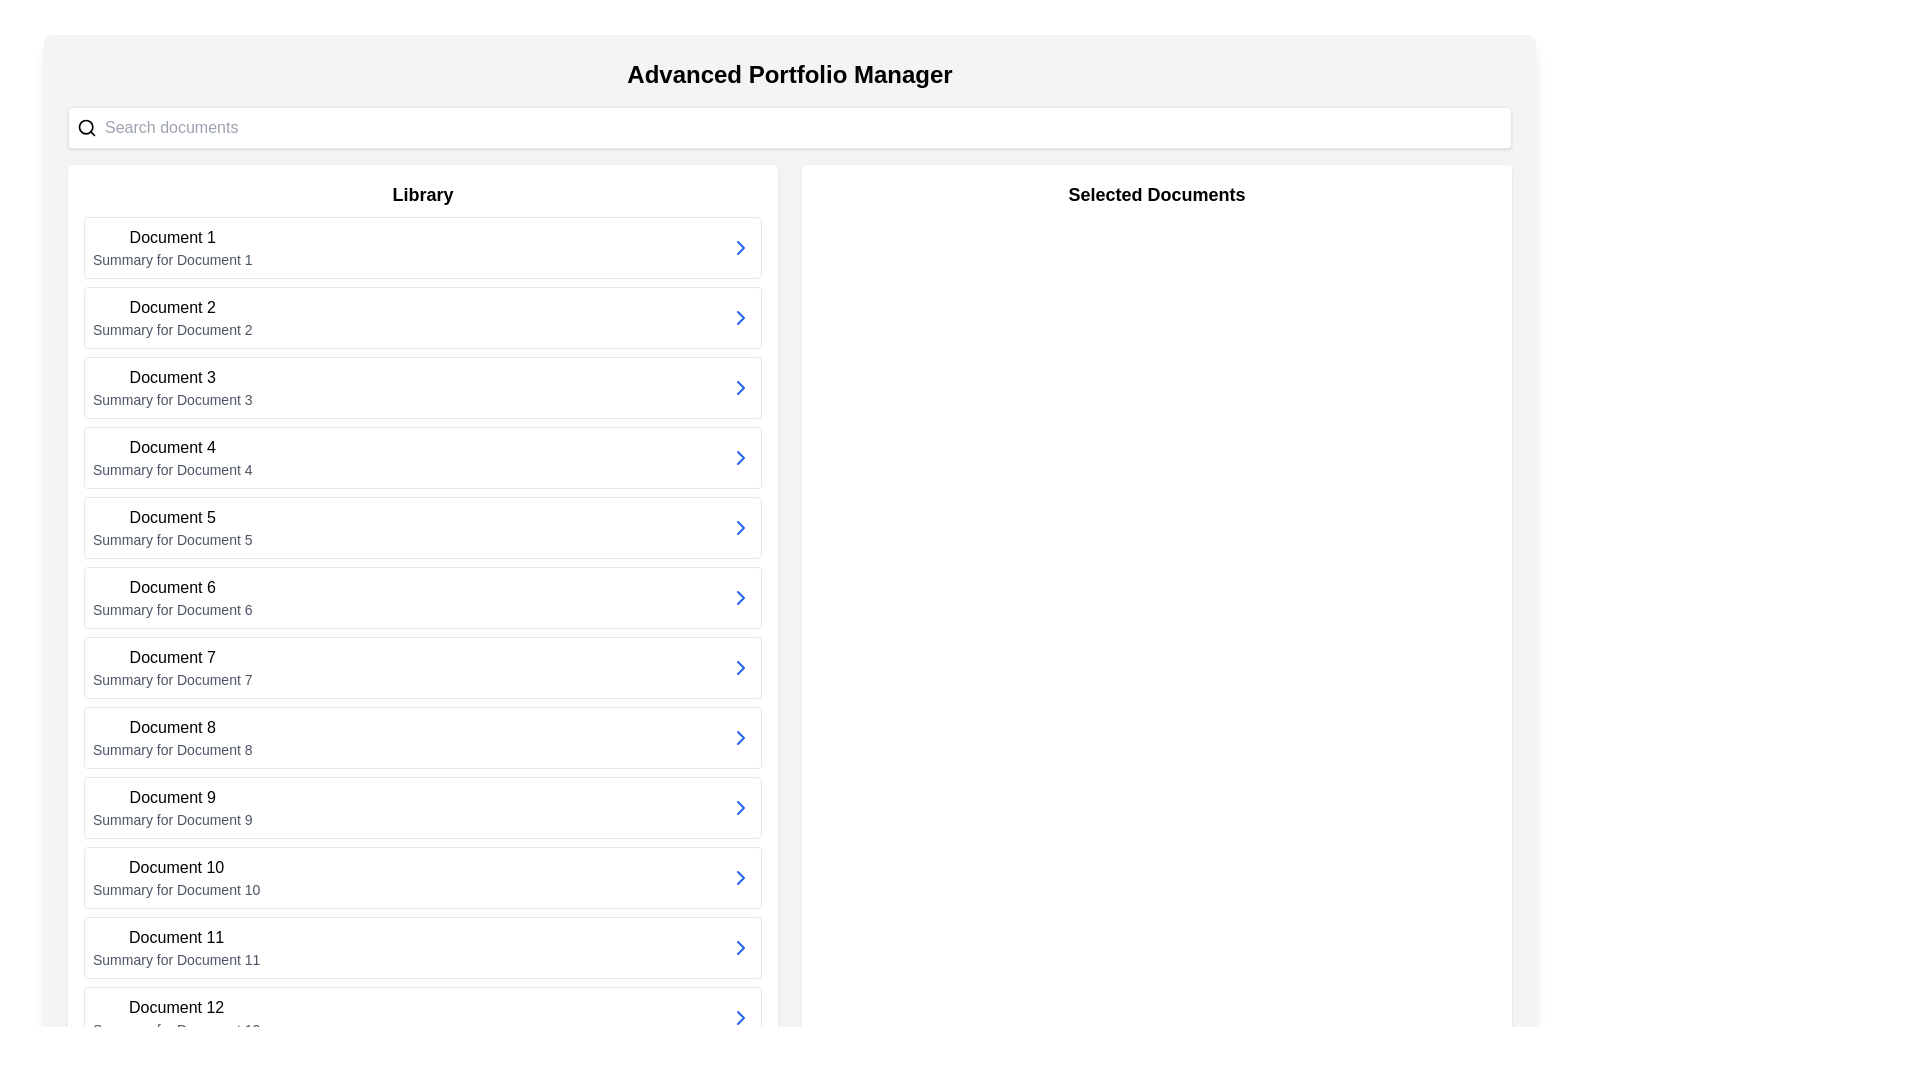  I want to click on the right-facing chevron-shaped arrow icon button located at the far right end of the card labeled 'Document 7', so click(739, 667).